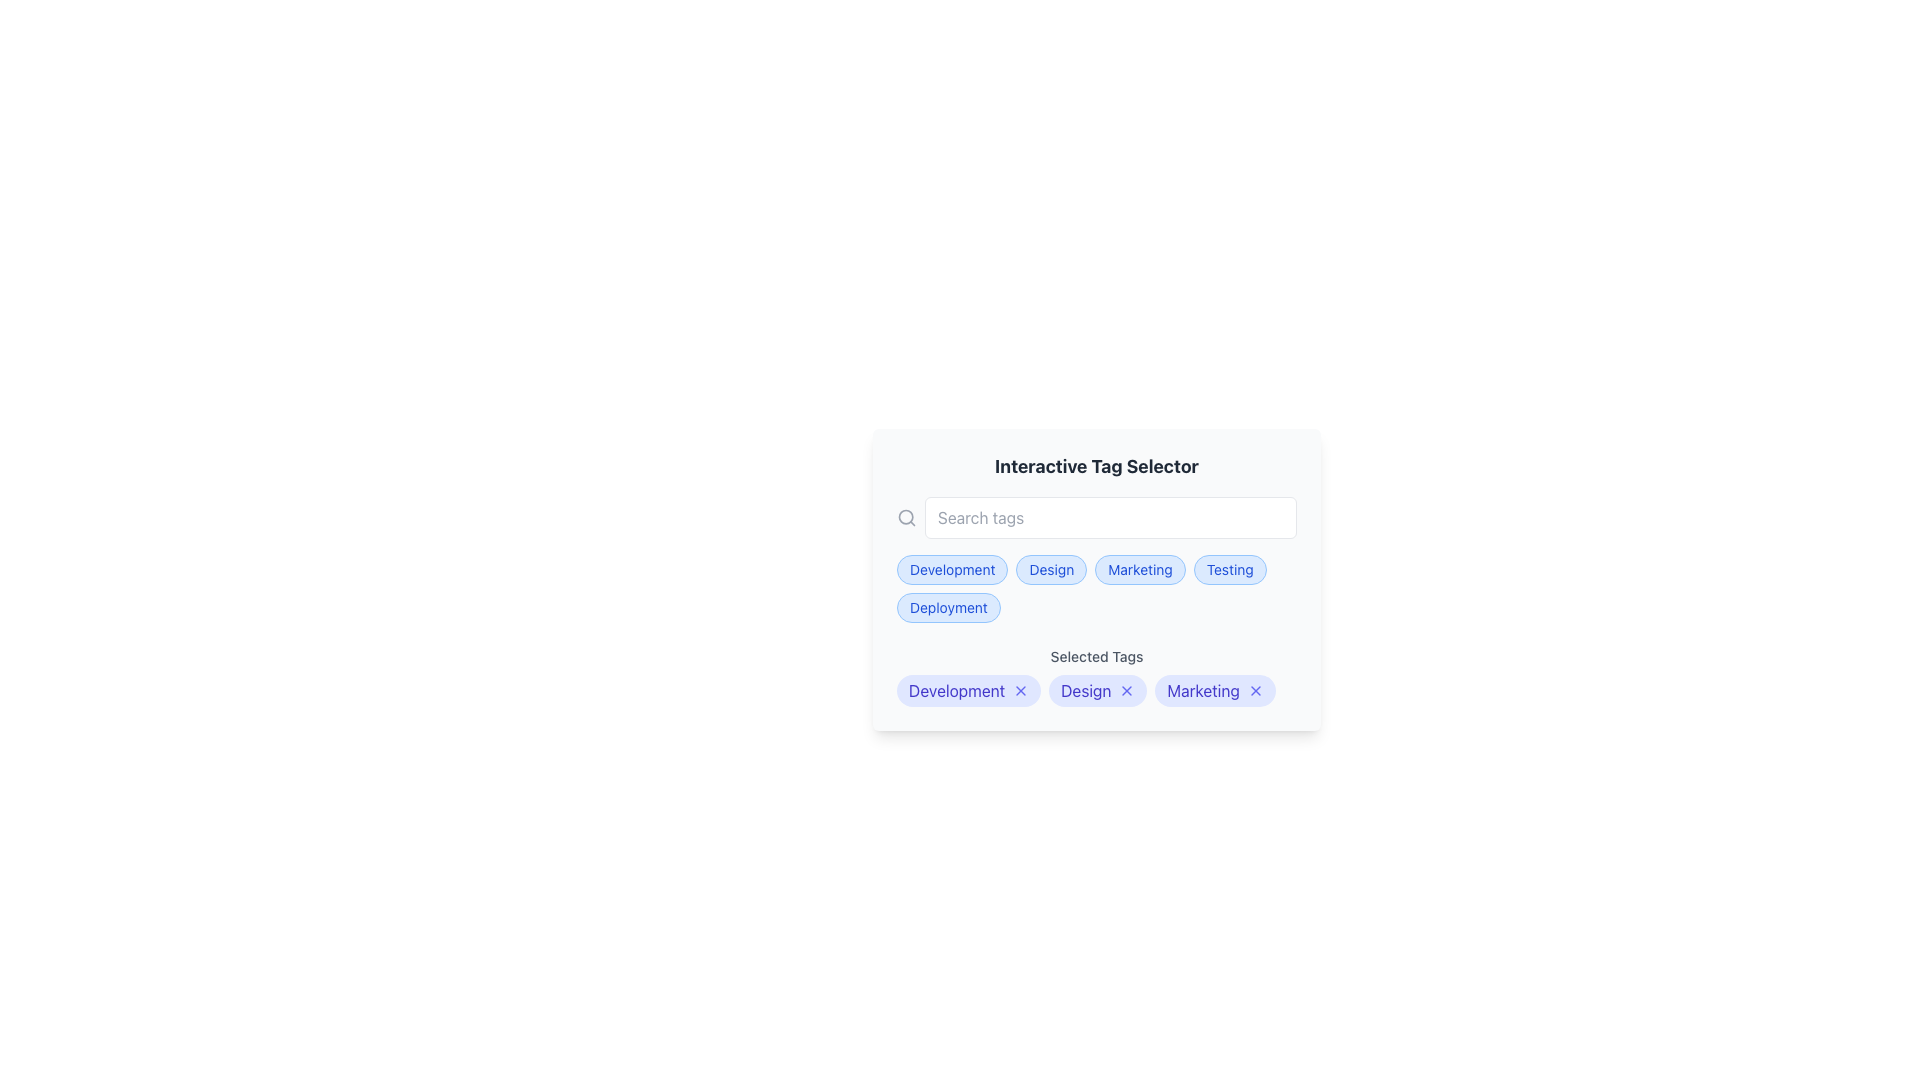 Image resolution: width=1920 pixels, height=1080 pixels. What do you see at coordinates (947, 607) in the screenshot?
I see `the 'Deployment' button, which has a blue rounded outline and light blue background, to trigger the tooltip or hover effect` at bounding box center [947, 607].